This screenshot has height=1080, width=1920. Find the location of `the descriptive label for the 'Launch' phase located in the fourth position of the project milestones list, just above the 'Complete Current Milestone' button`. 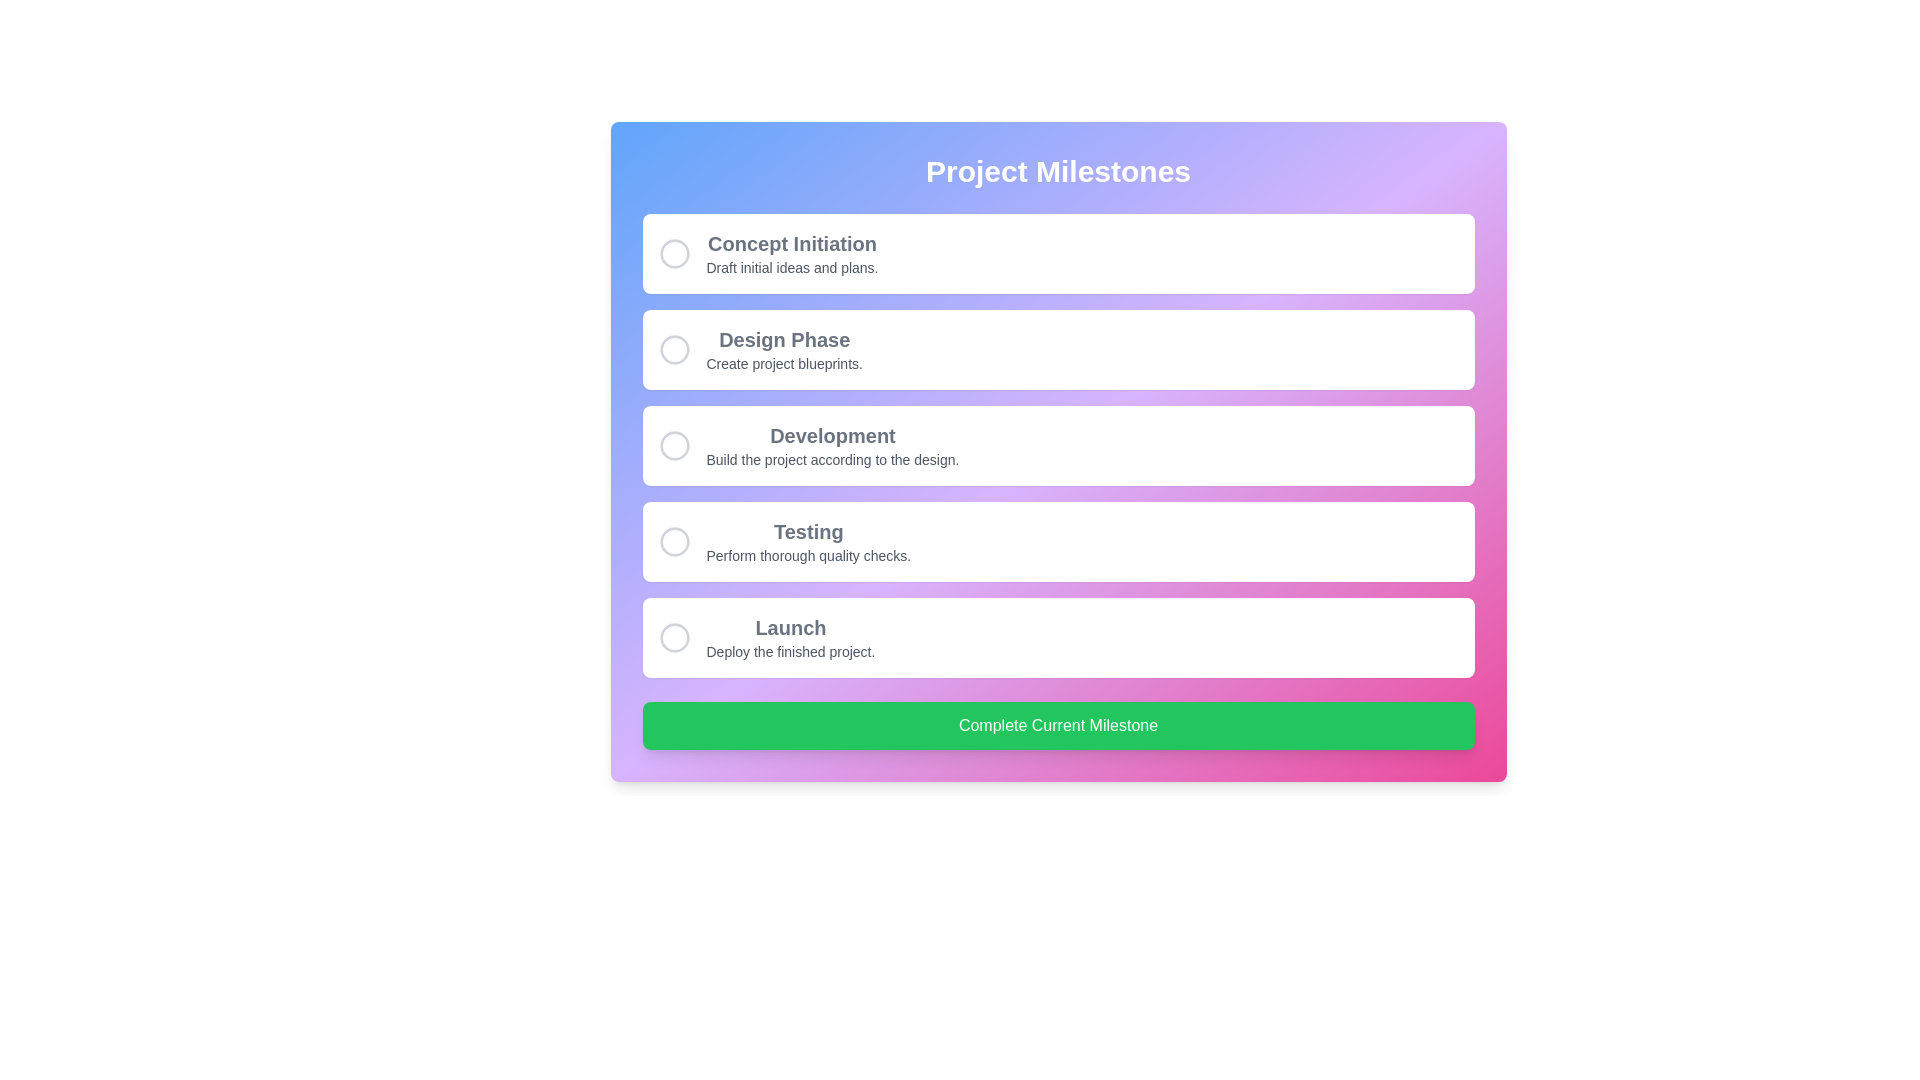

the descriptive label for the 'Launch' phase located in the fourth position of the project milestones list, just above the 'Complete Current Milestone' button is located at coordinates (789, 637).